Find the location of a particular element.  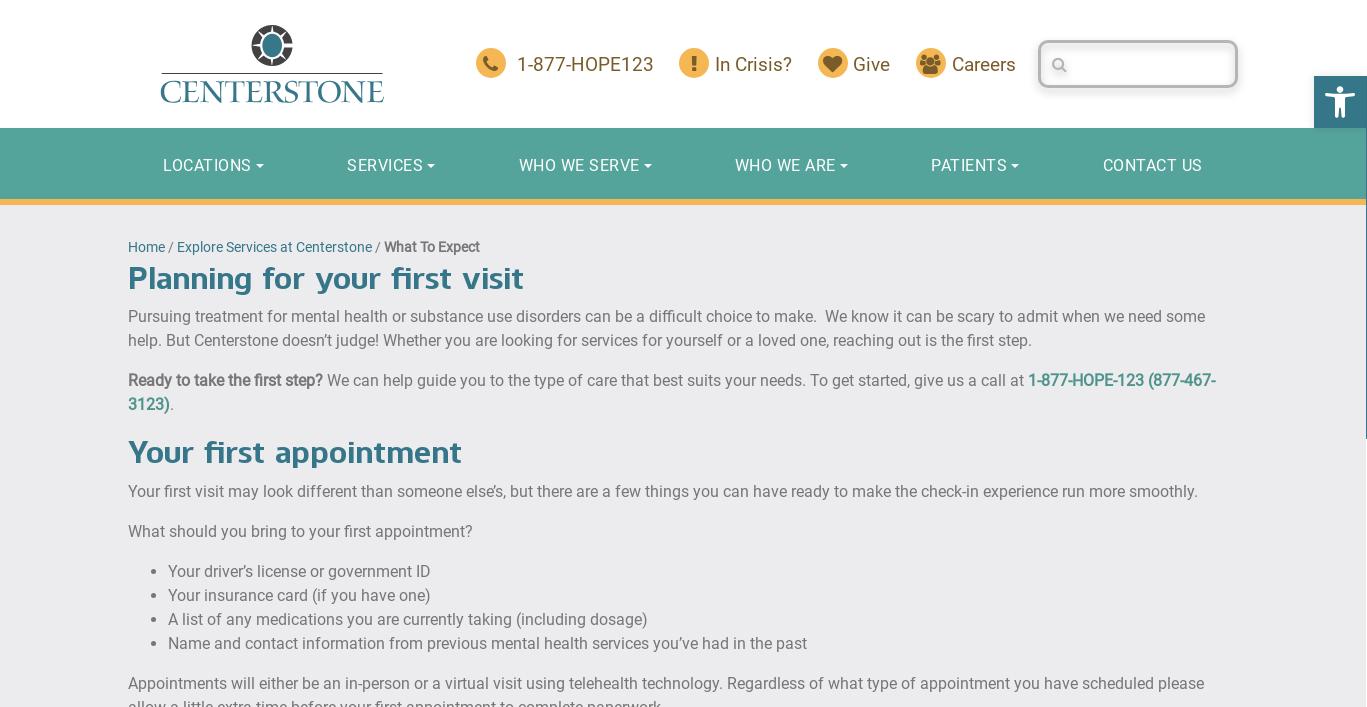

'A list of any medications you are currently taking (including dosage)' is located at coordinates (408, 617).